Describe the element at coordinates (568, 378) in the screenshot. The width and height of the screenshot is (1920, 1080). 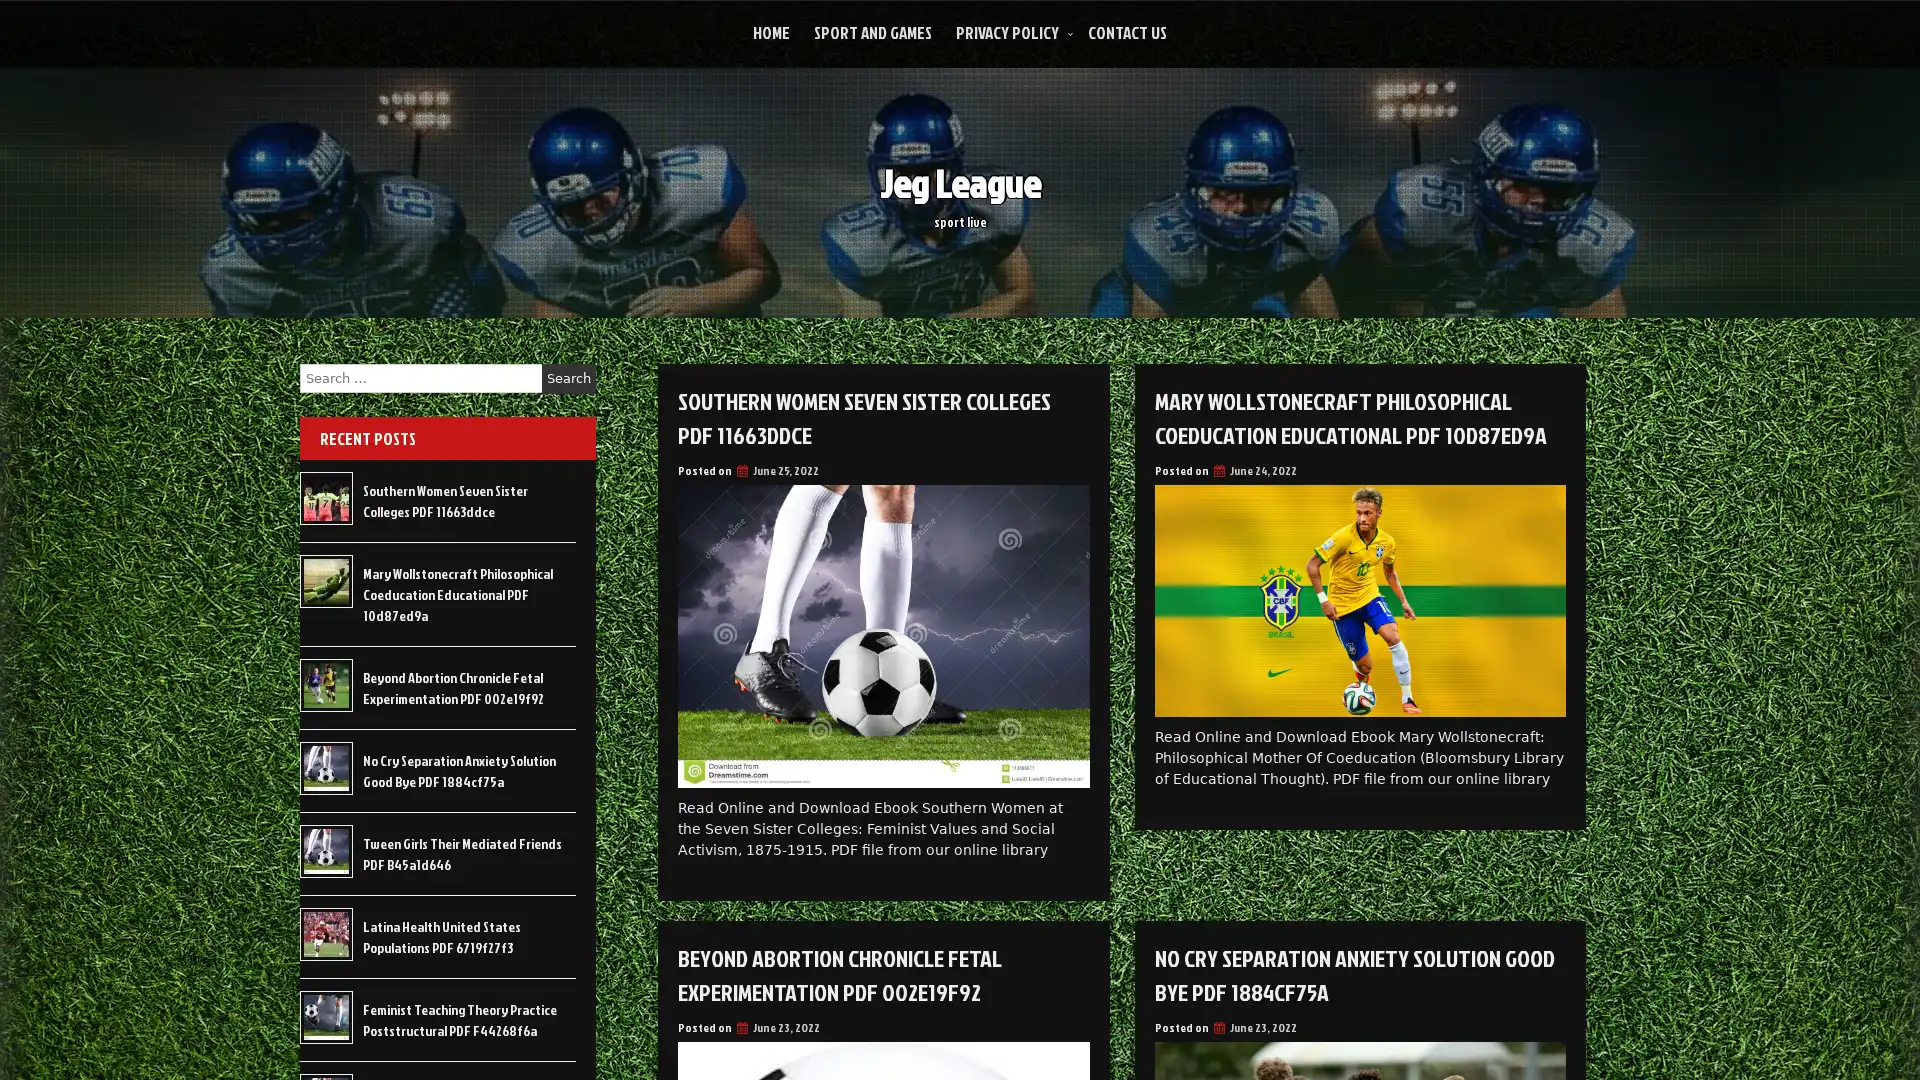
I see `Search` at that location.